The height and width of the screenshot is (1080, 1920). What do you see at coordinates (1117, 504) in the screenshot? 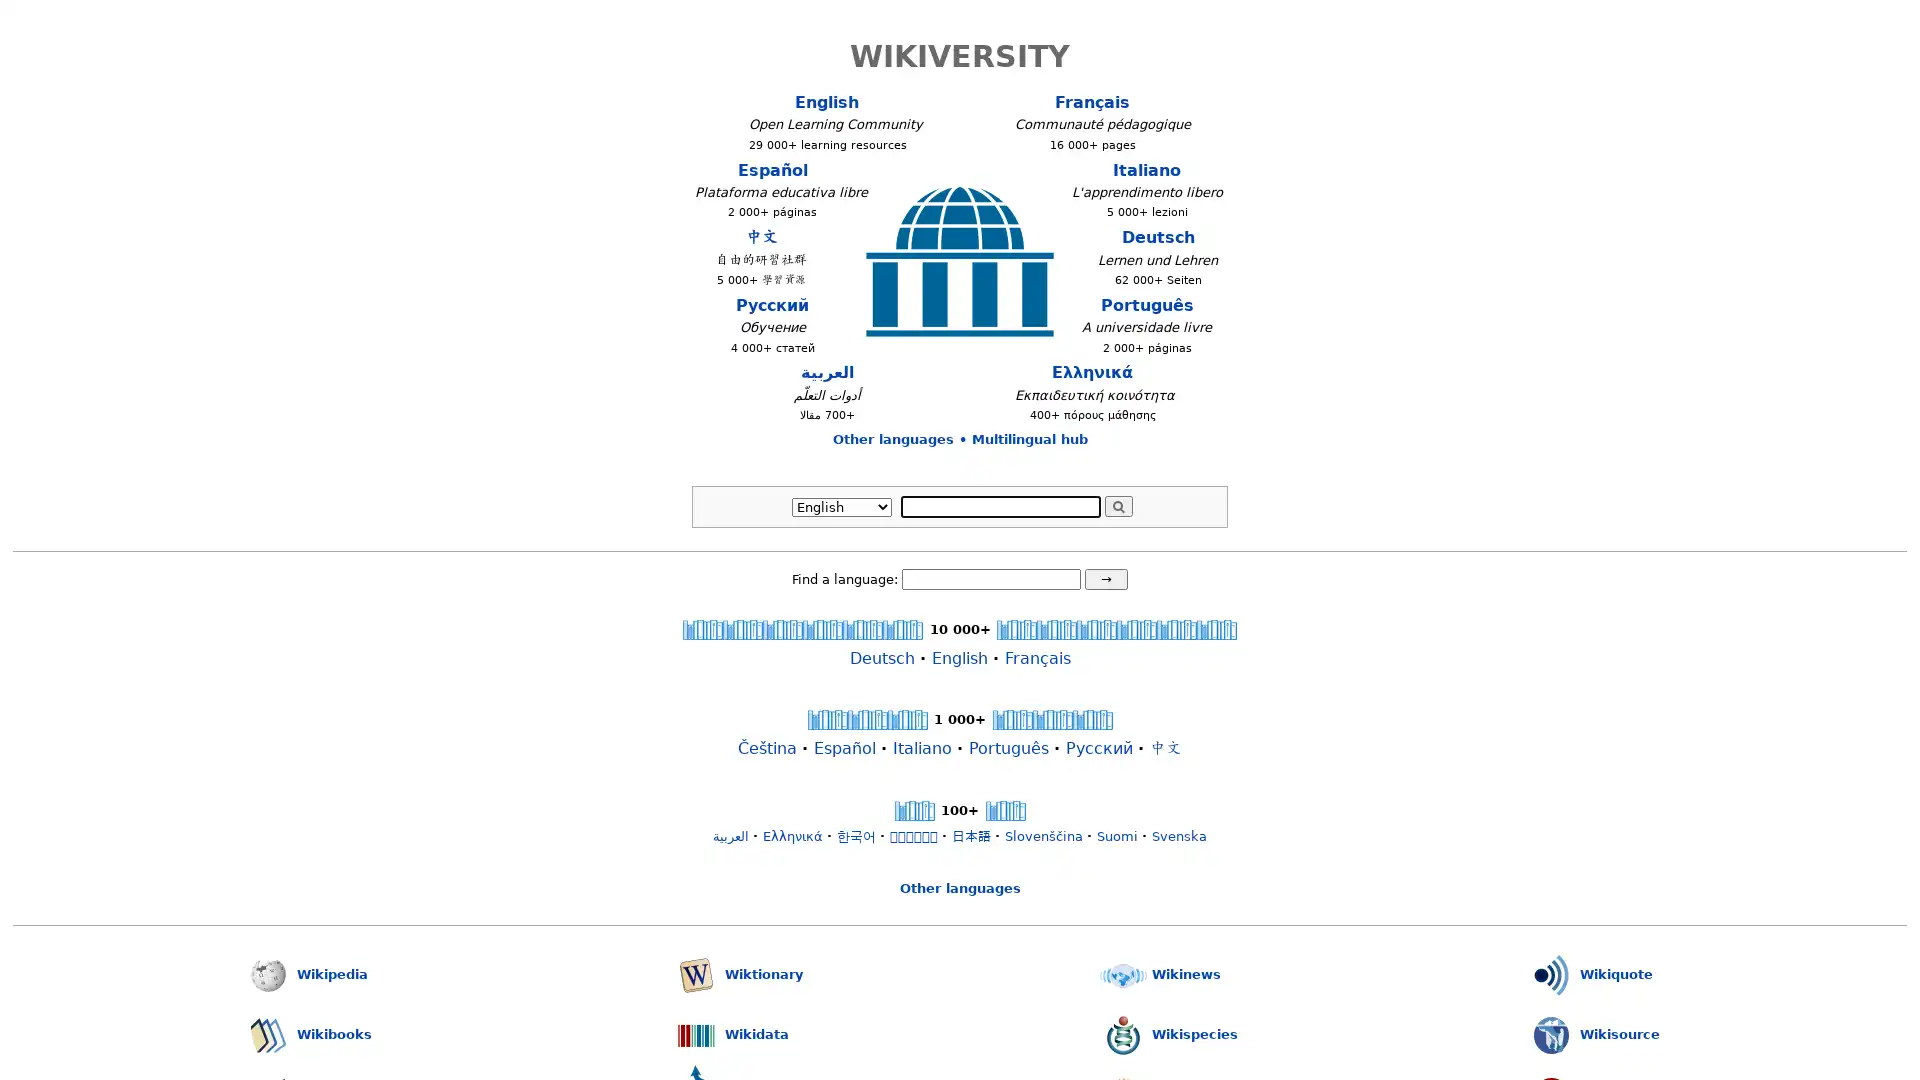
I see `Search` at bounding box center [1117, 504].